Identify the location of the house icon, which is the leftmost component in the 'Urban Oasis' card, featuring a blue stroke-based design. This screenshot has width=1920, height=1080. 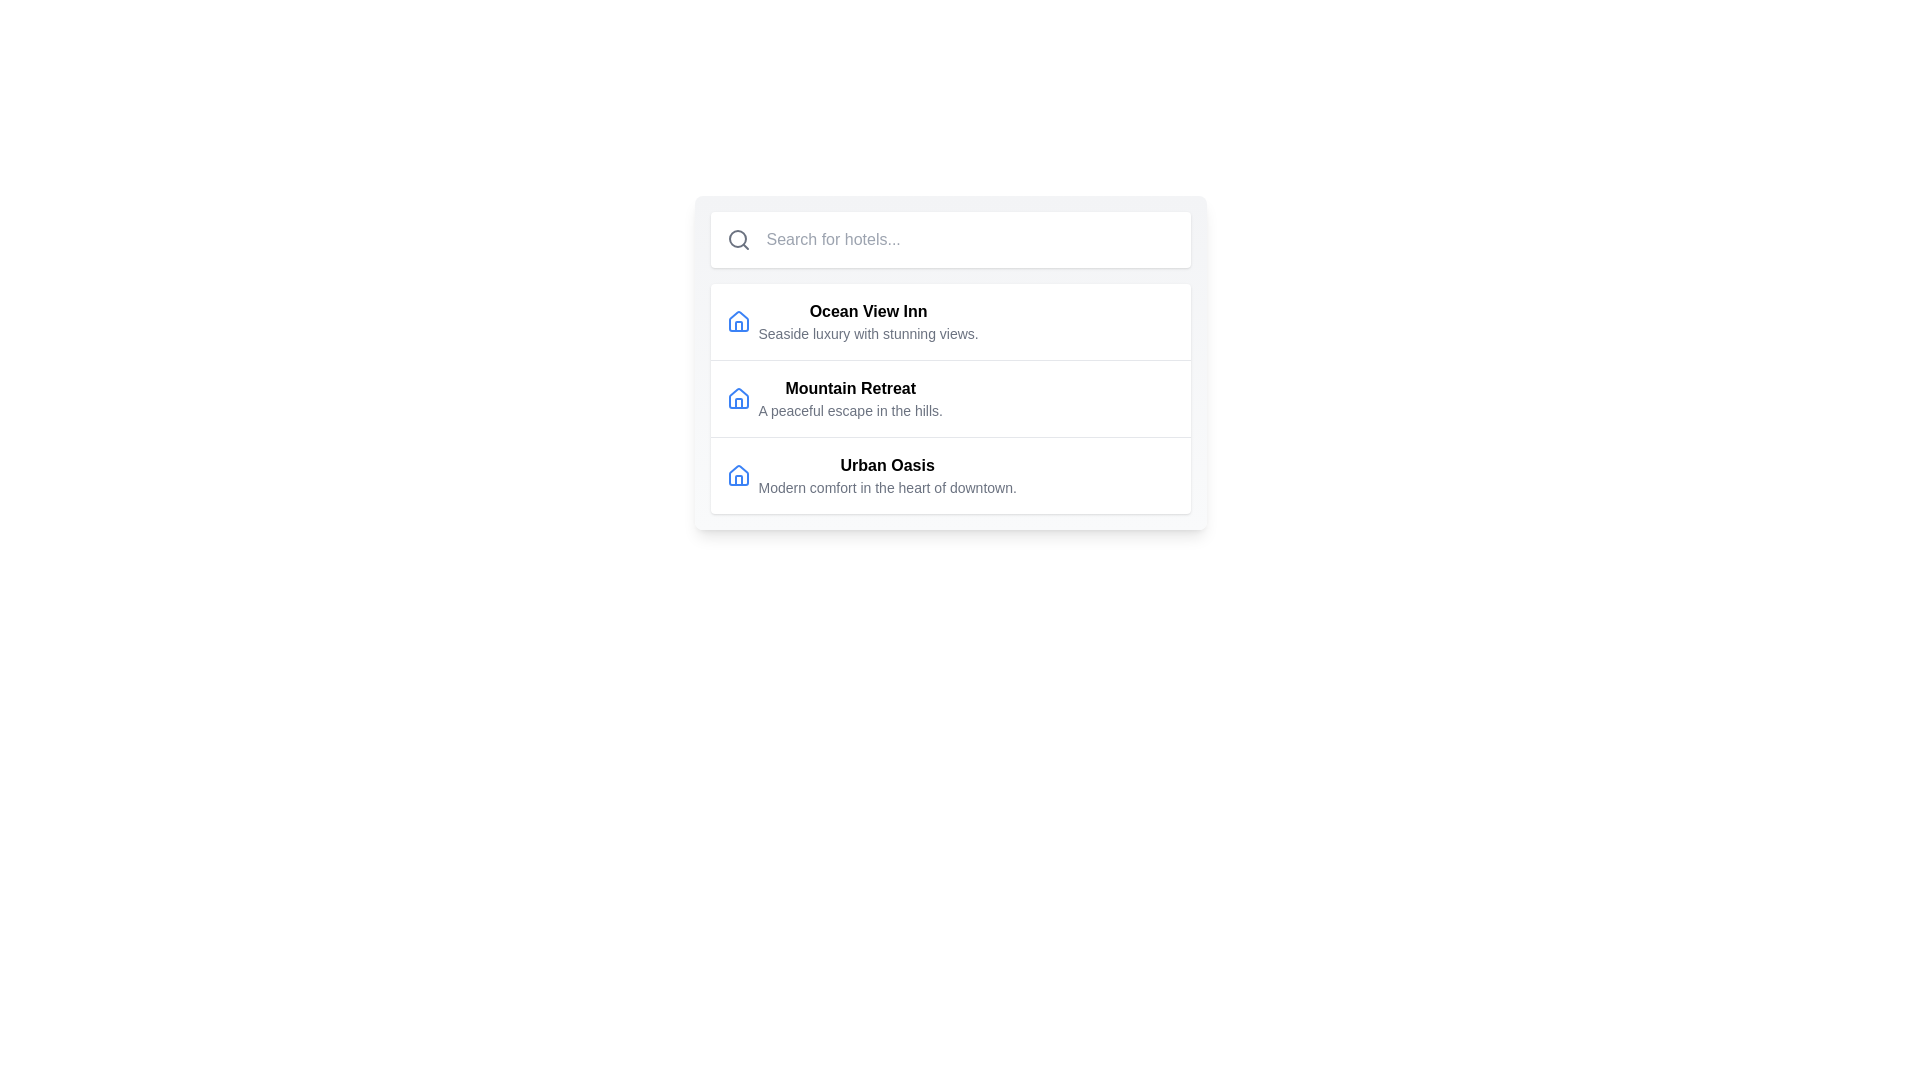
(737, 475).